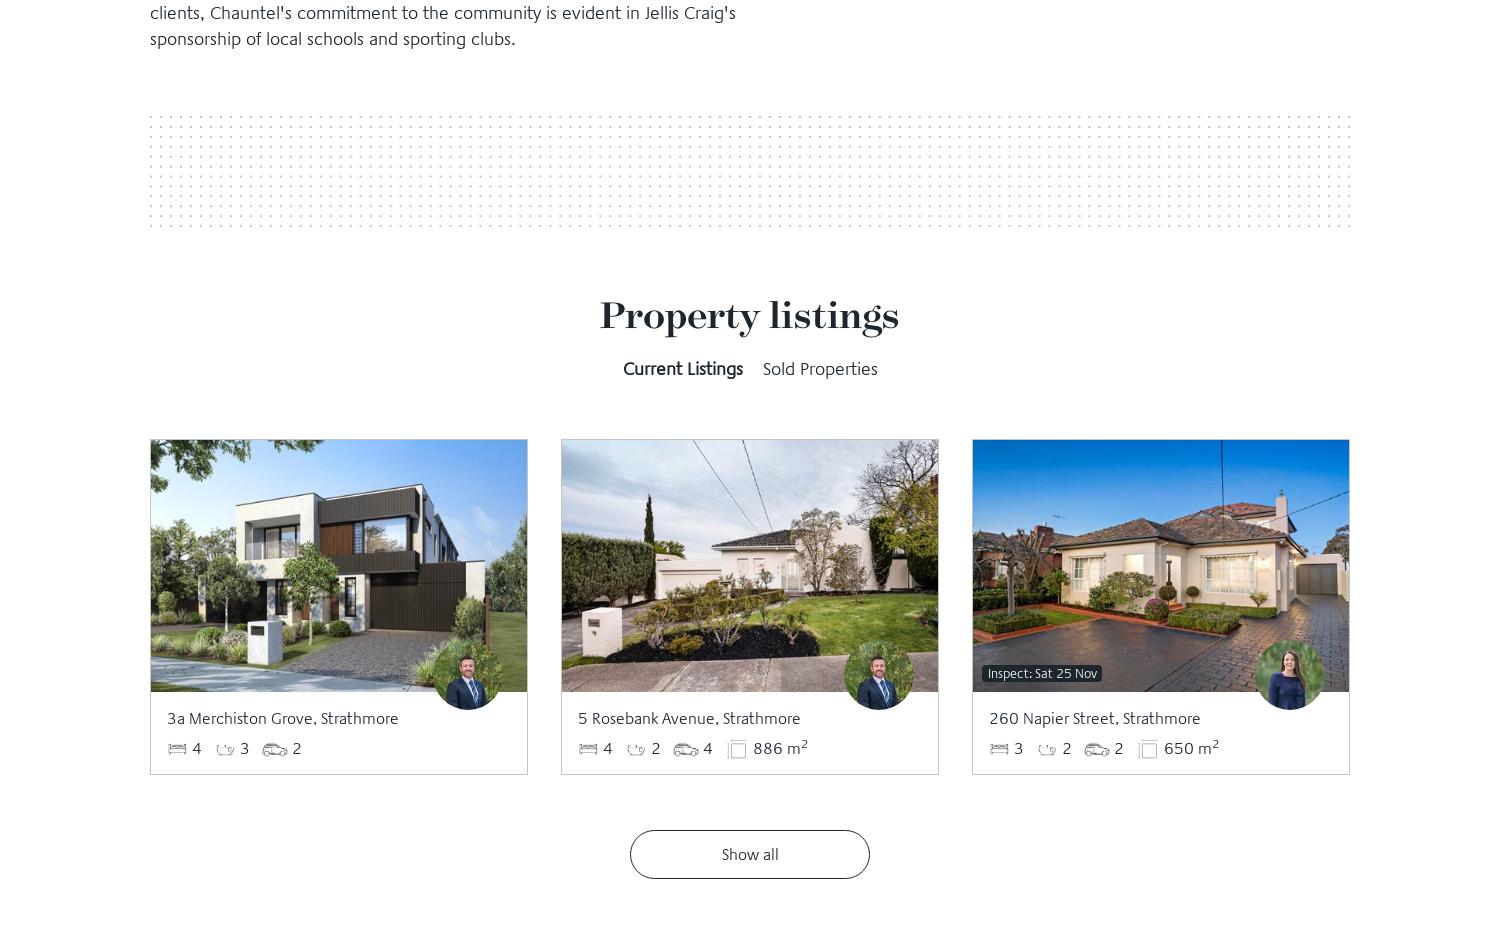  What do you see at coordinates (682, 368) in the screenshot?
I see `'Current Listings'` at bounding box center [682, 368].